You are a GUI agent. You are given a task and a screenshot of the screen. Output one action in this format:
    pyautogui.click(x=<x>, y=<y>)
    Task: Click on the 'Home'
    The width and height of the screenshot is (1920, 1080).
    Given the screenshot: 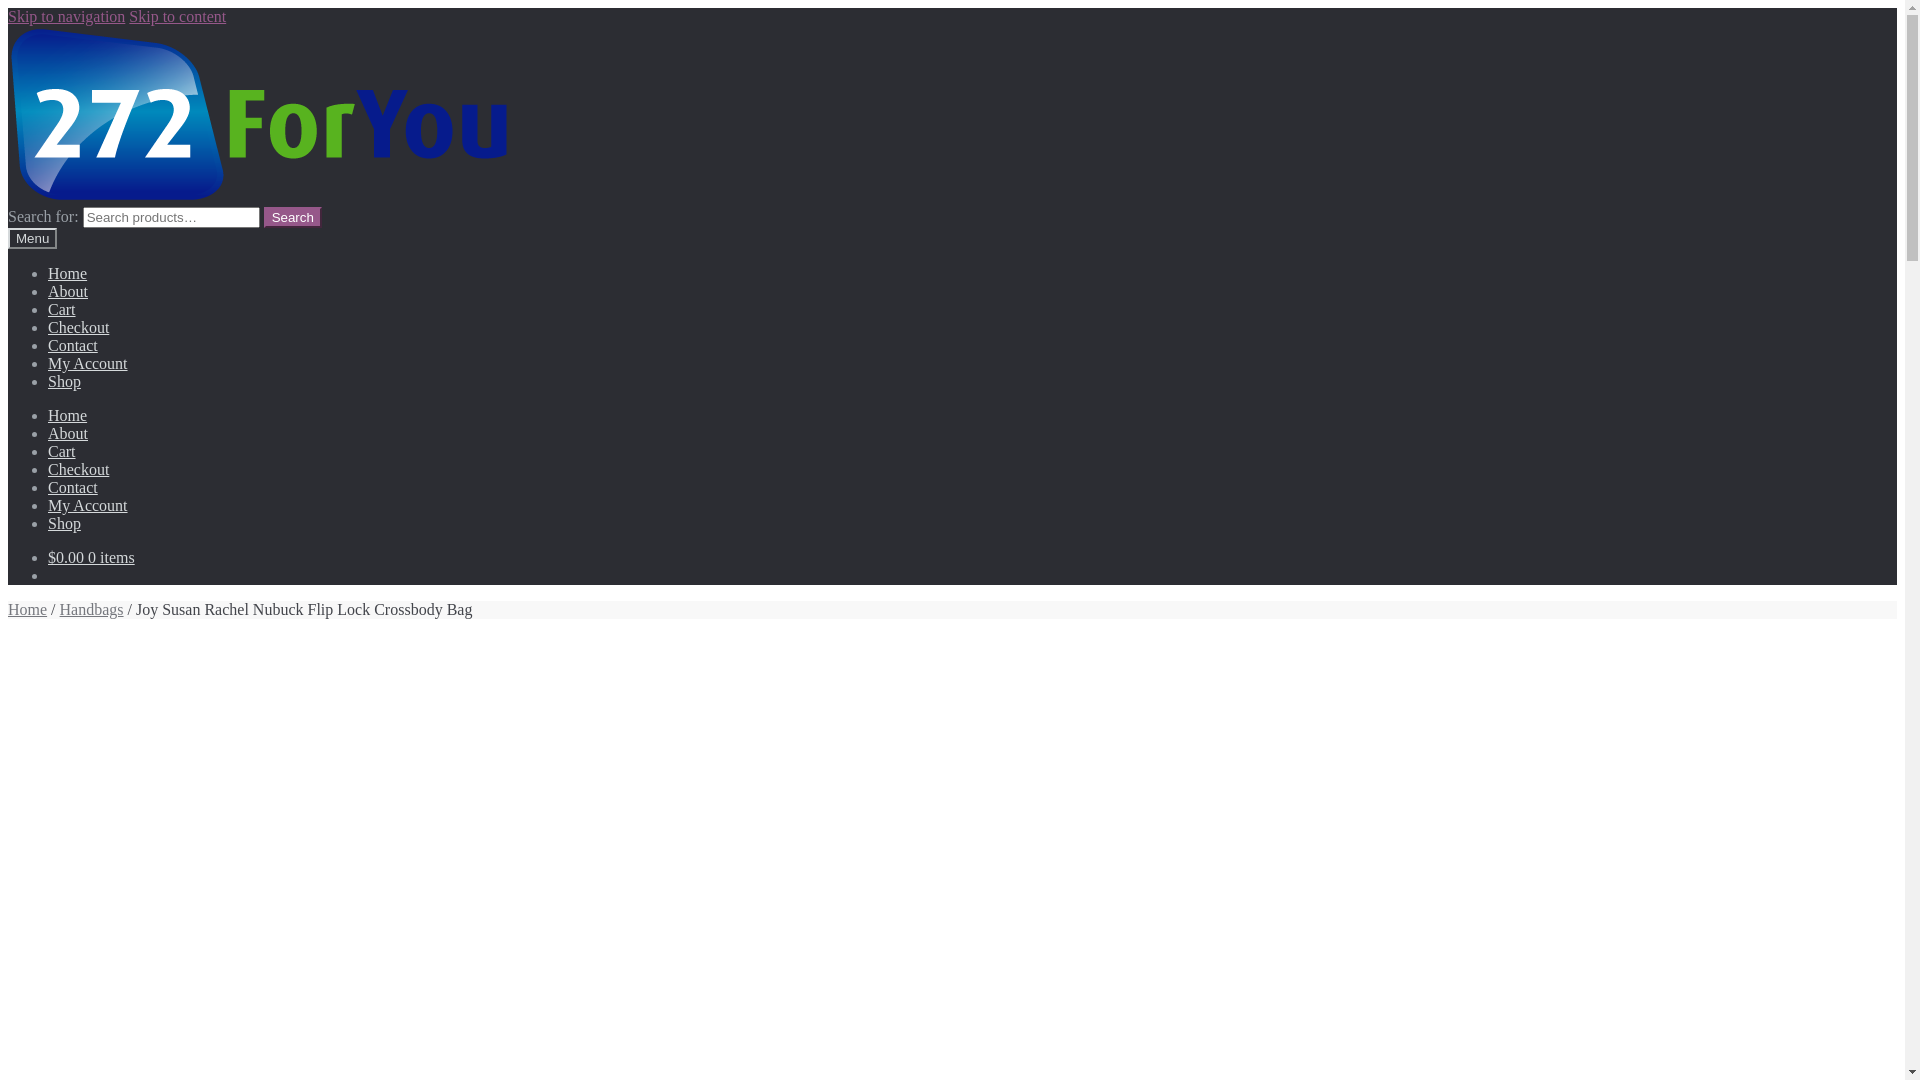 What is the action you would take?
    pyautogui.click(x=67, y=414)
    